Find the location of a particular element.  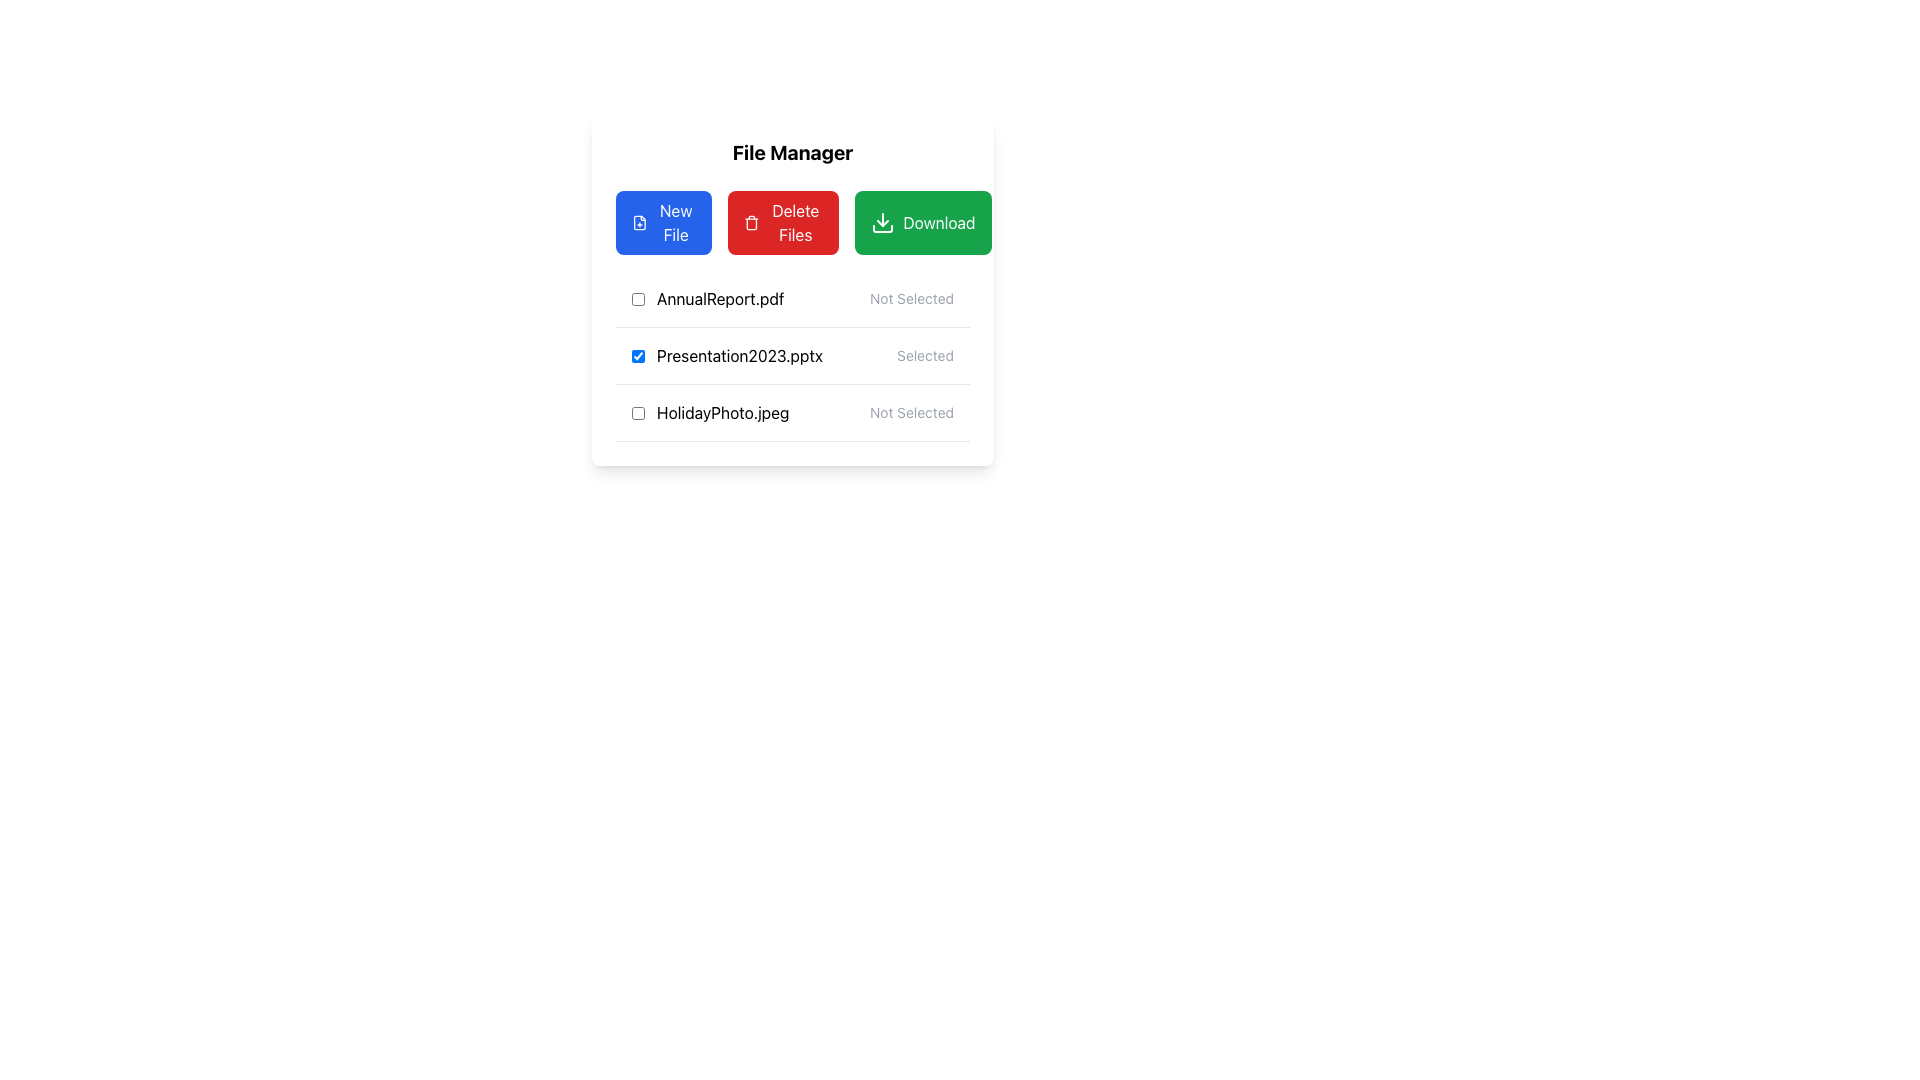

the checkbox located to the left of the filename 'Presentation2023.pptx' in the 'File Manager' interface is located at coordinates (637, 354).